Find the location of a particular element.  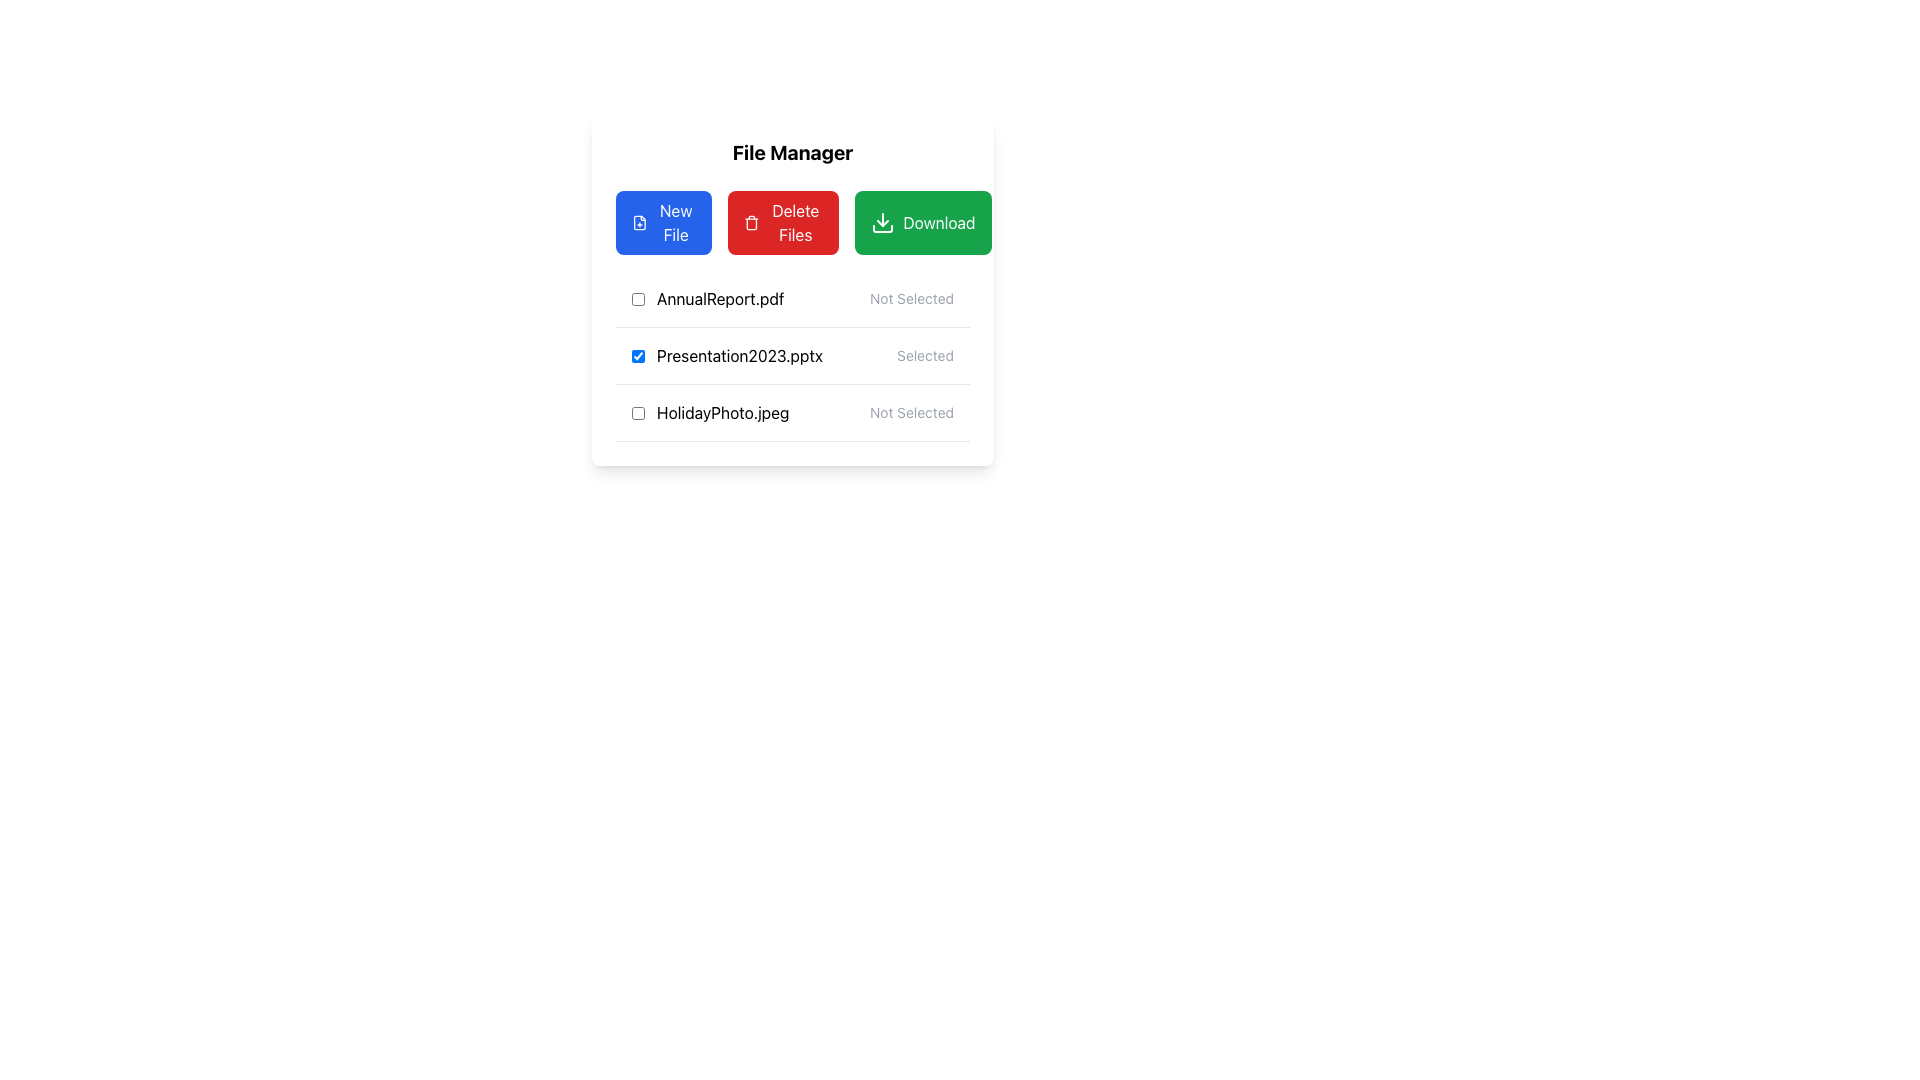

the checkbox located to the left of the filename 'Presentation2023.pptx' in the 'File Manager' interface is located at coordinates (637, 354).